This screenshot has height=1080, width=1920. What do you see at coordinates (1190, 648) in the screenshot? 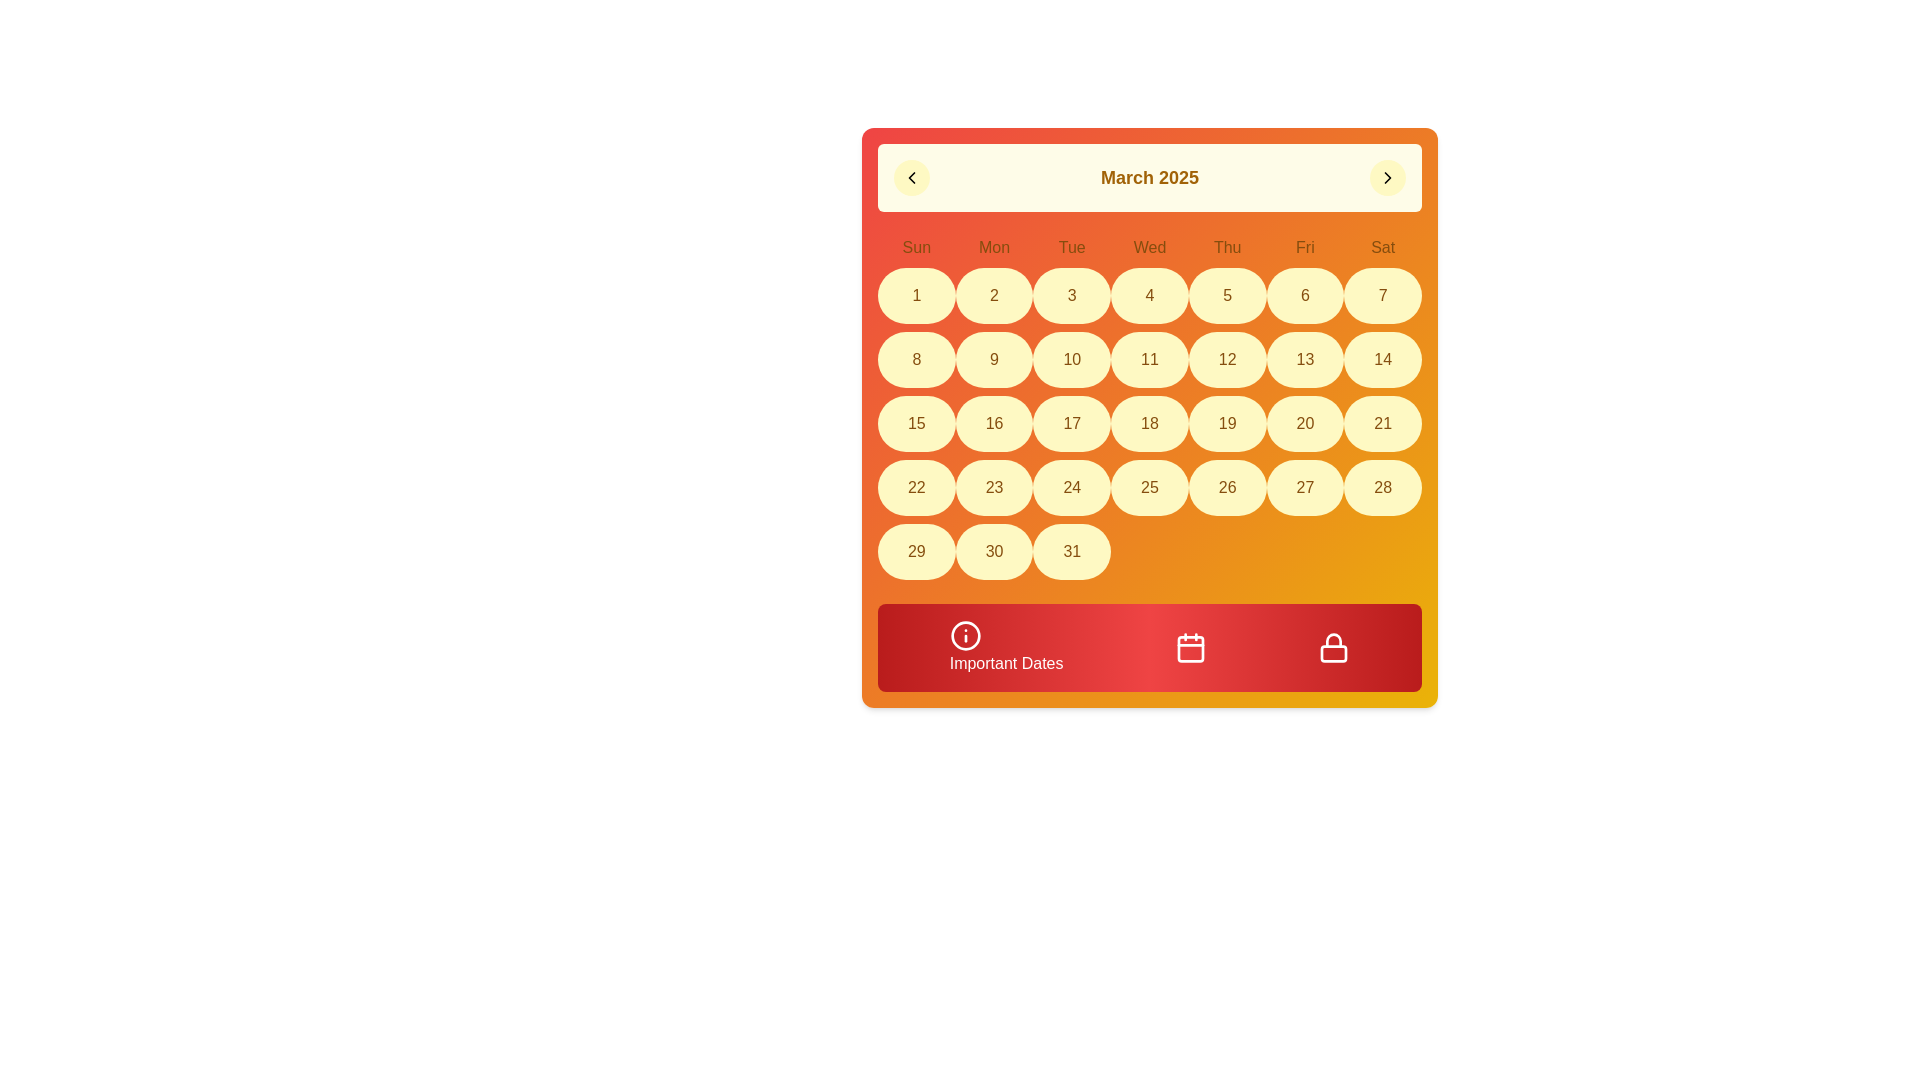
I see `the calendar icon button, which is a square icon with curved corners, white in color against a red background, located centrally within the bottom red gradient bar of the interface` at bounding box center [1190, 648].